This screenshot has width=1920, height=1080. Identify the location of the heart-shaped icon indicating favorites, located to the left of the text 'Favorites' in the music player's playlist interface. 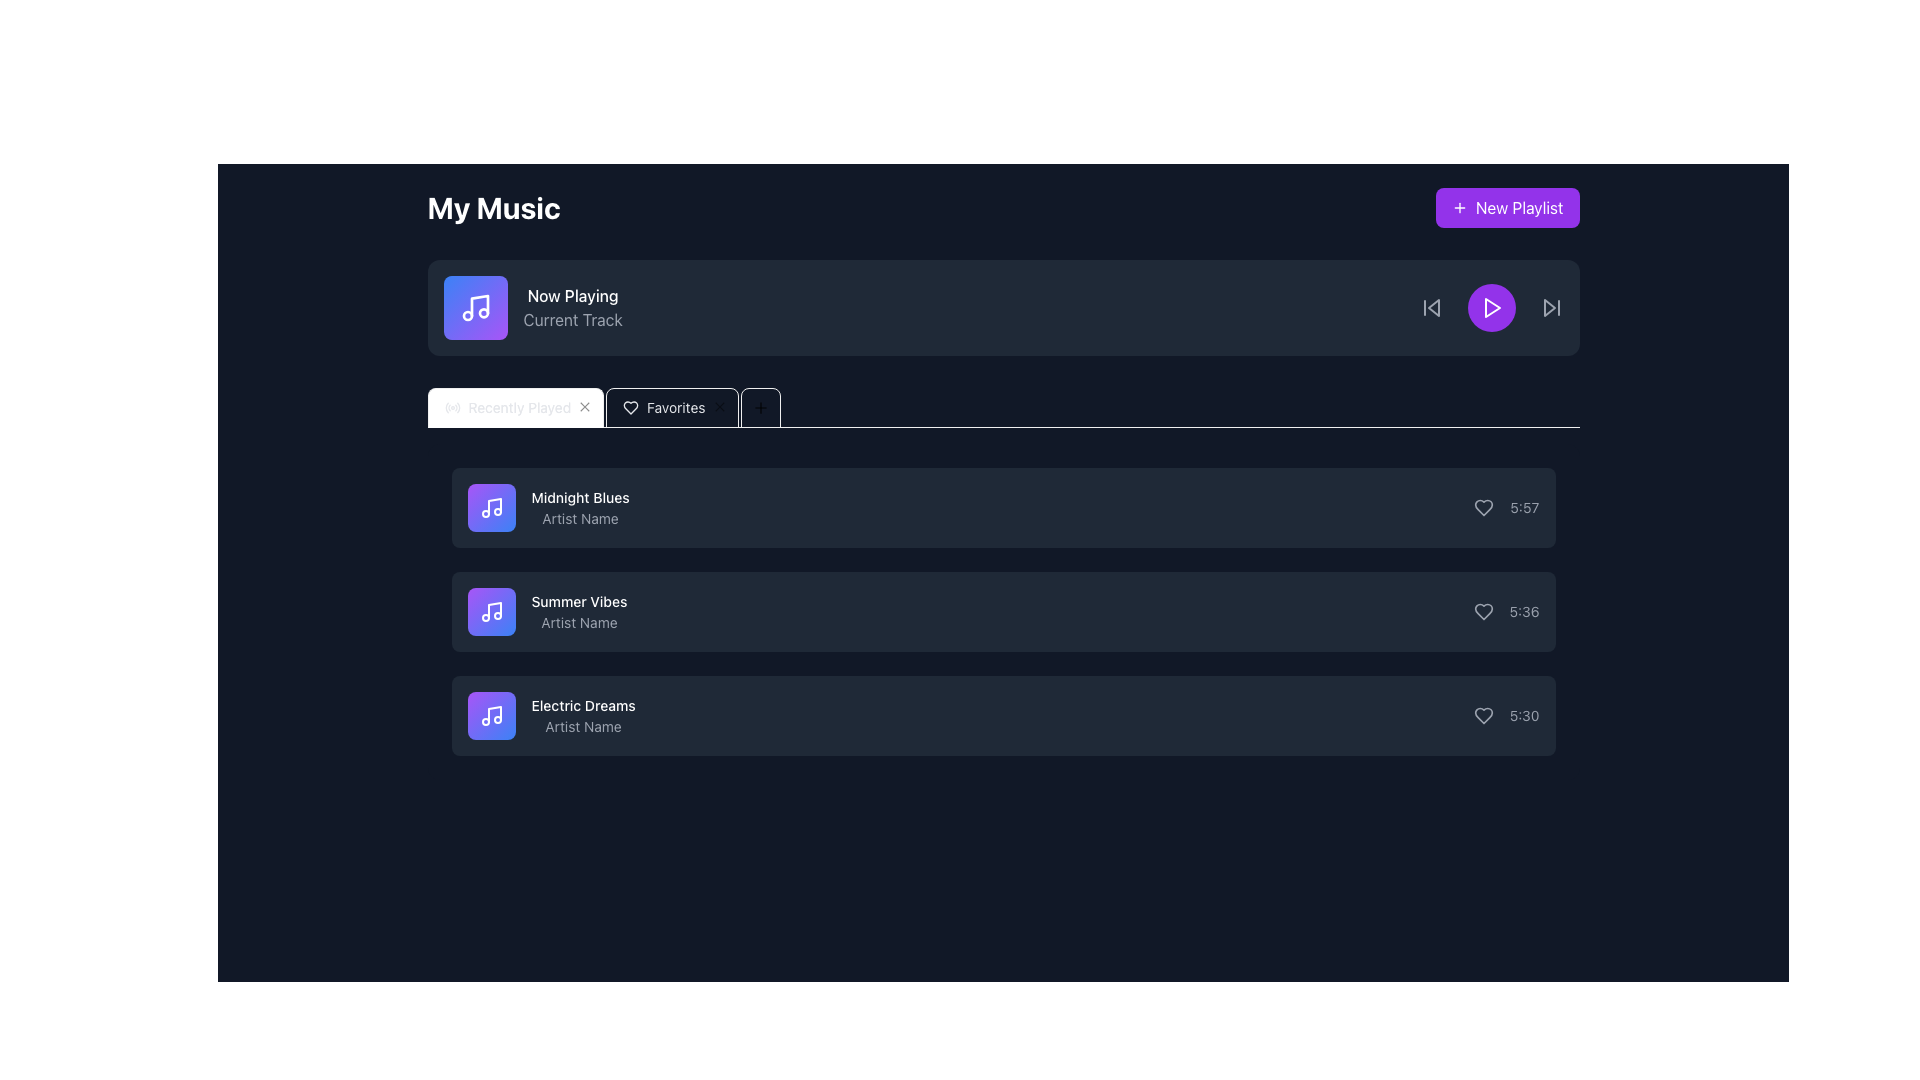
(630, 407).